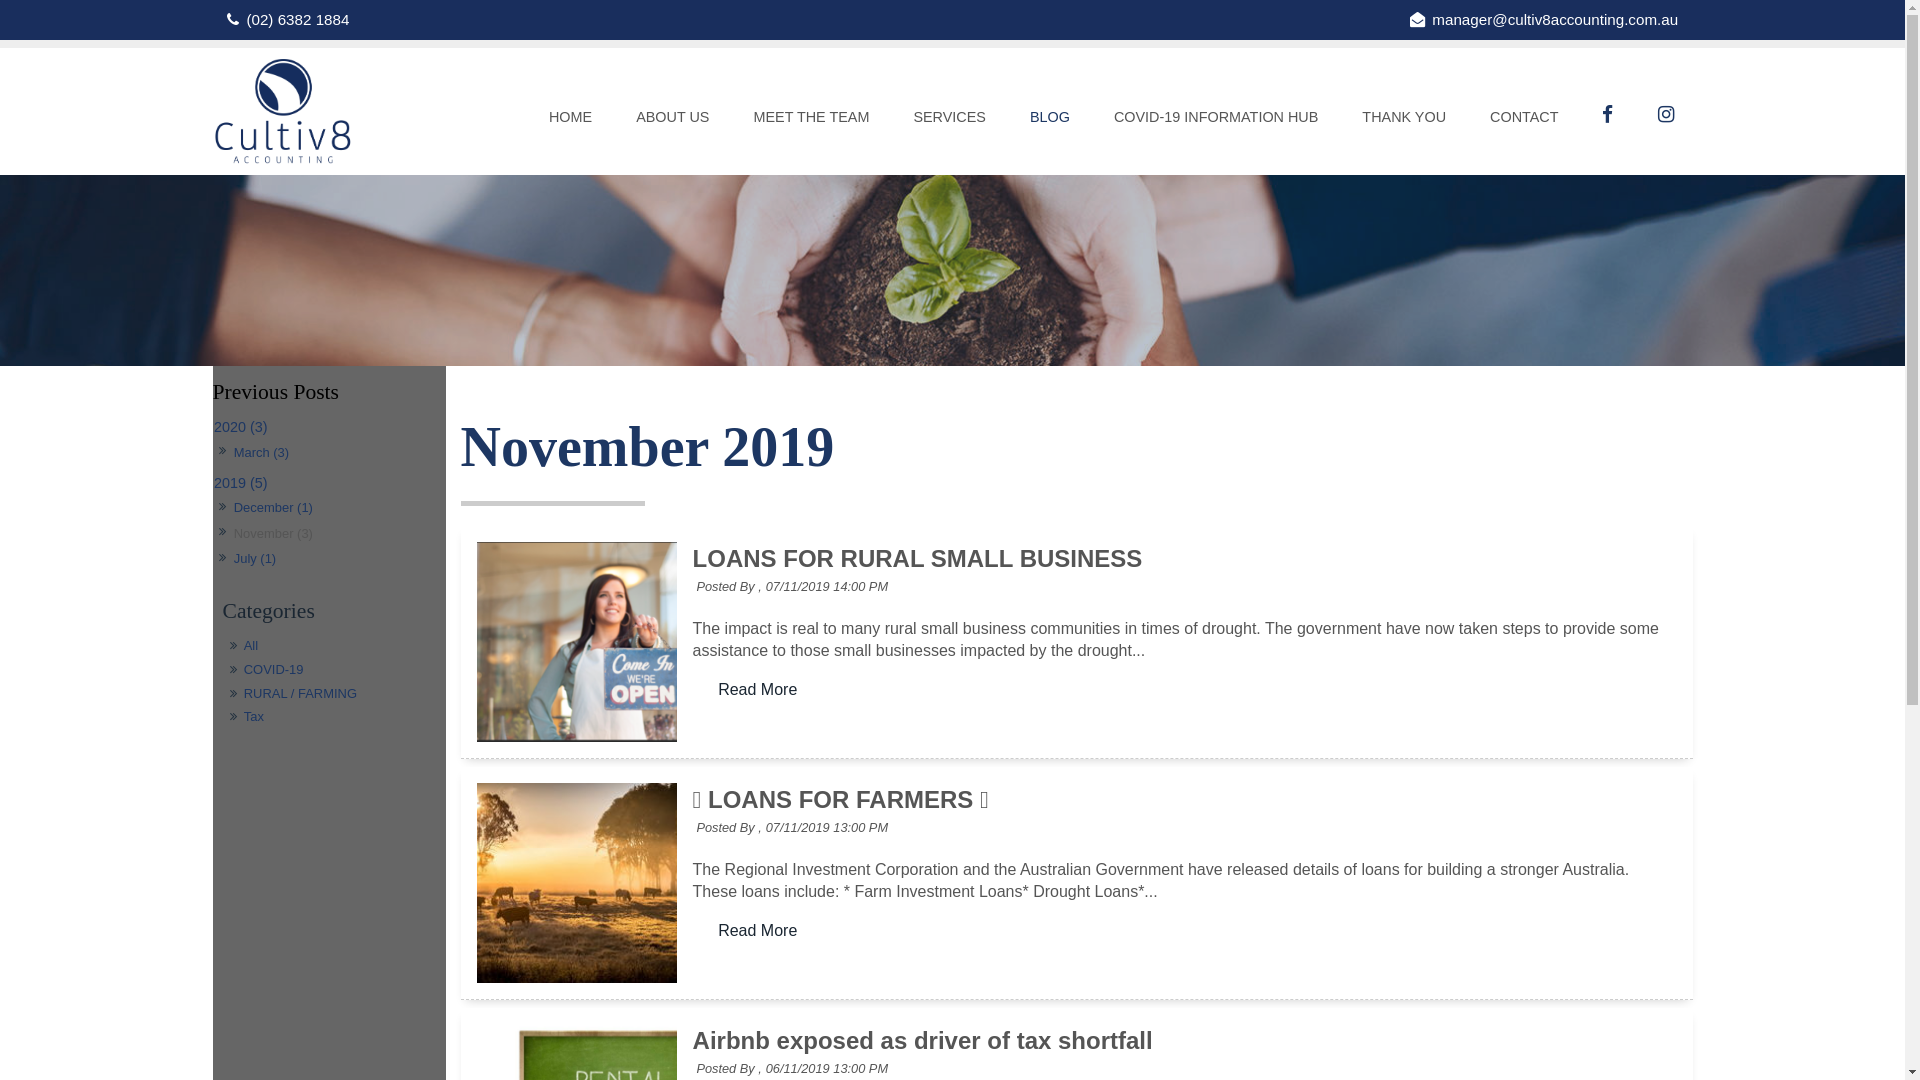 Image resolution: width=1920 pixels, height=1080 pixels. I want to click on 'MEET THE TEAM', so click(811, 119).